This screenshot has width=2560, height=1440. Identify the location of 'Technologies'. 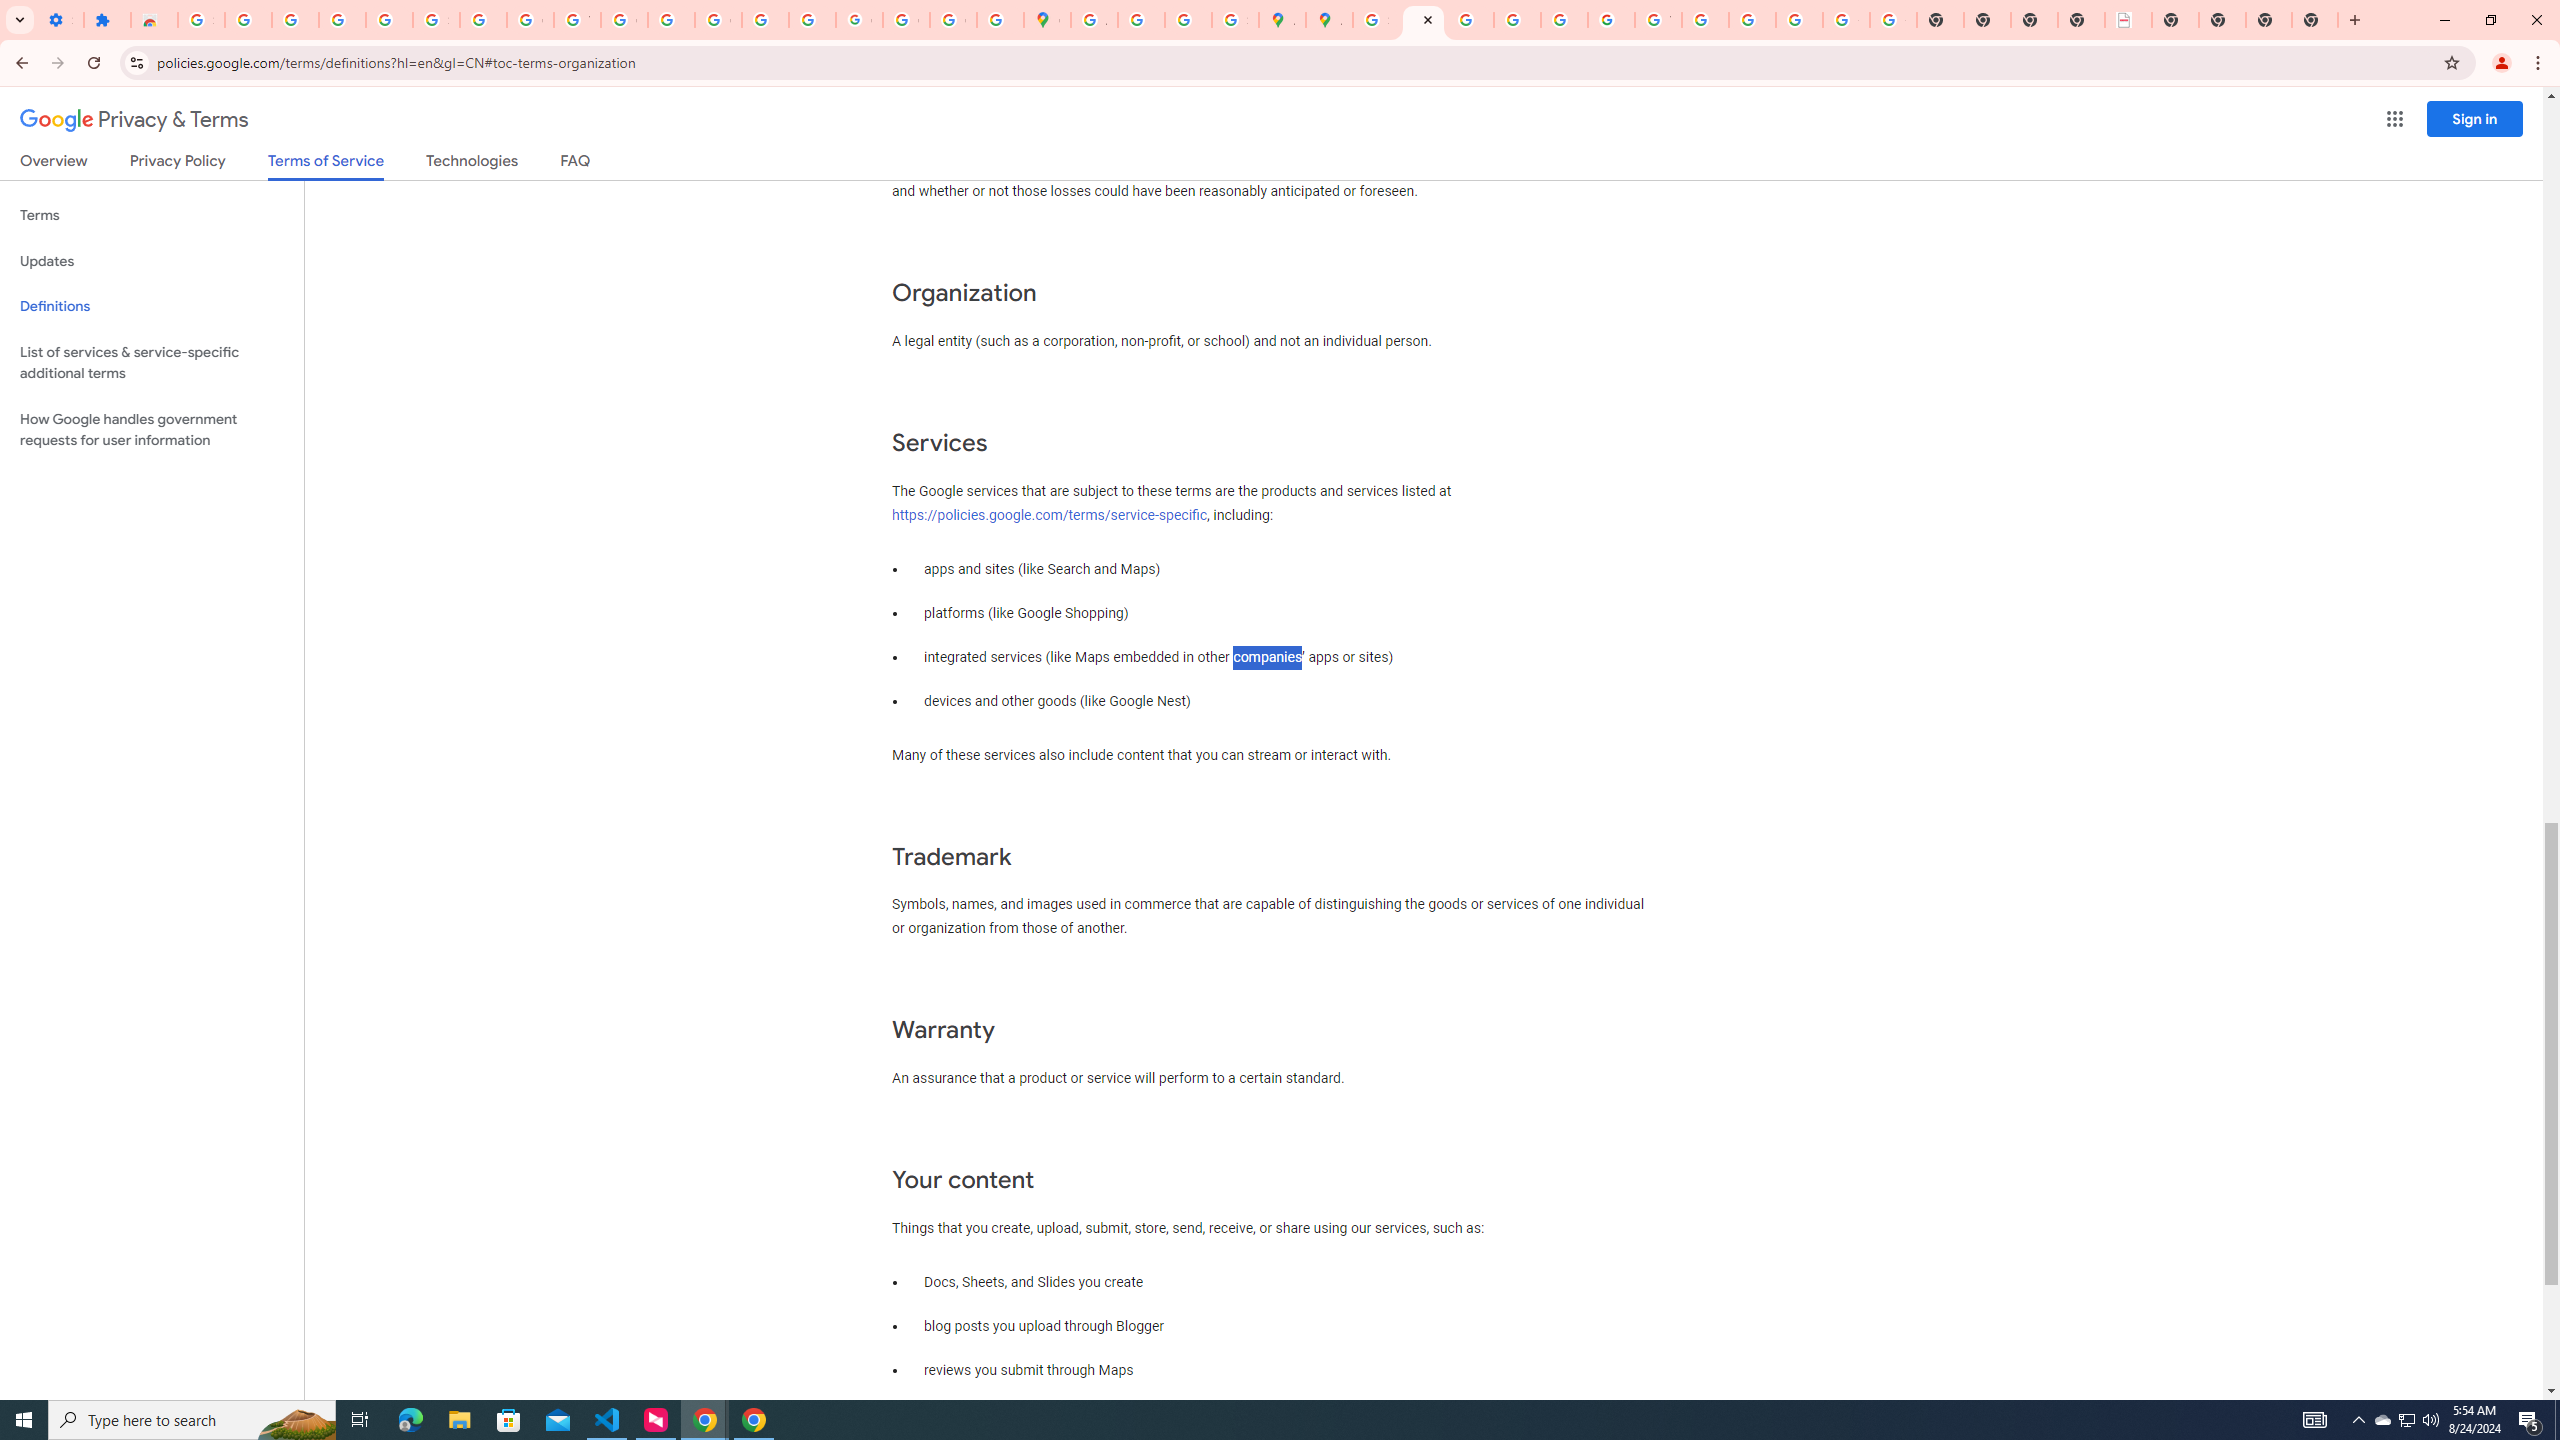
(472, 164).